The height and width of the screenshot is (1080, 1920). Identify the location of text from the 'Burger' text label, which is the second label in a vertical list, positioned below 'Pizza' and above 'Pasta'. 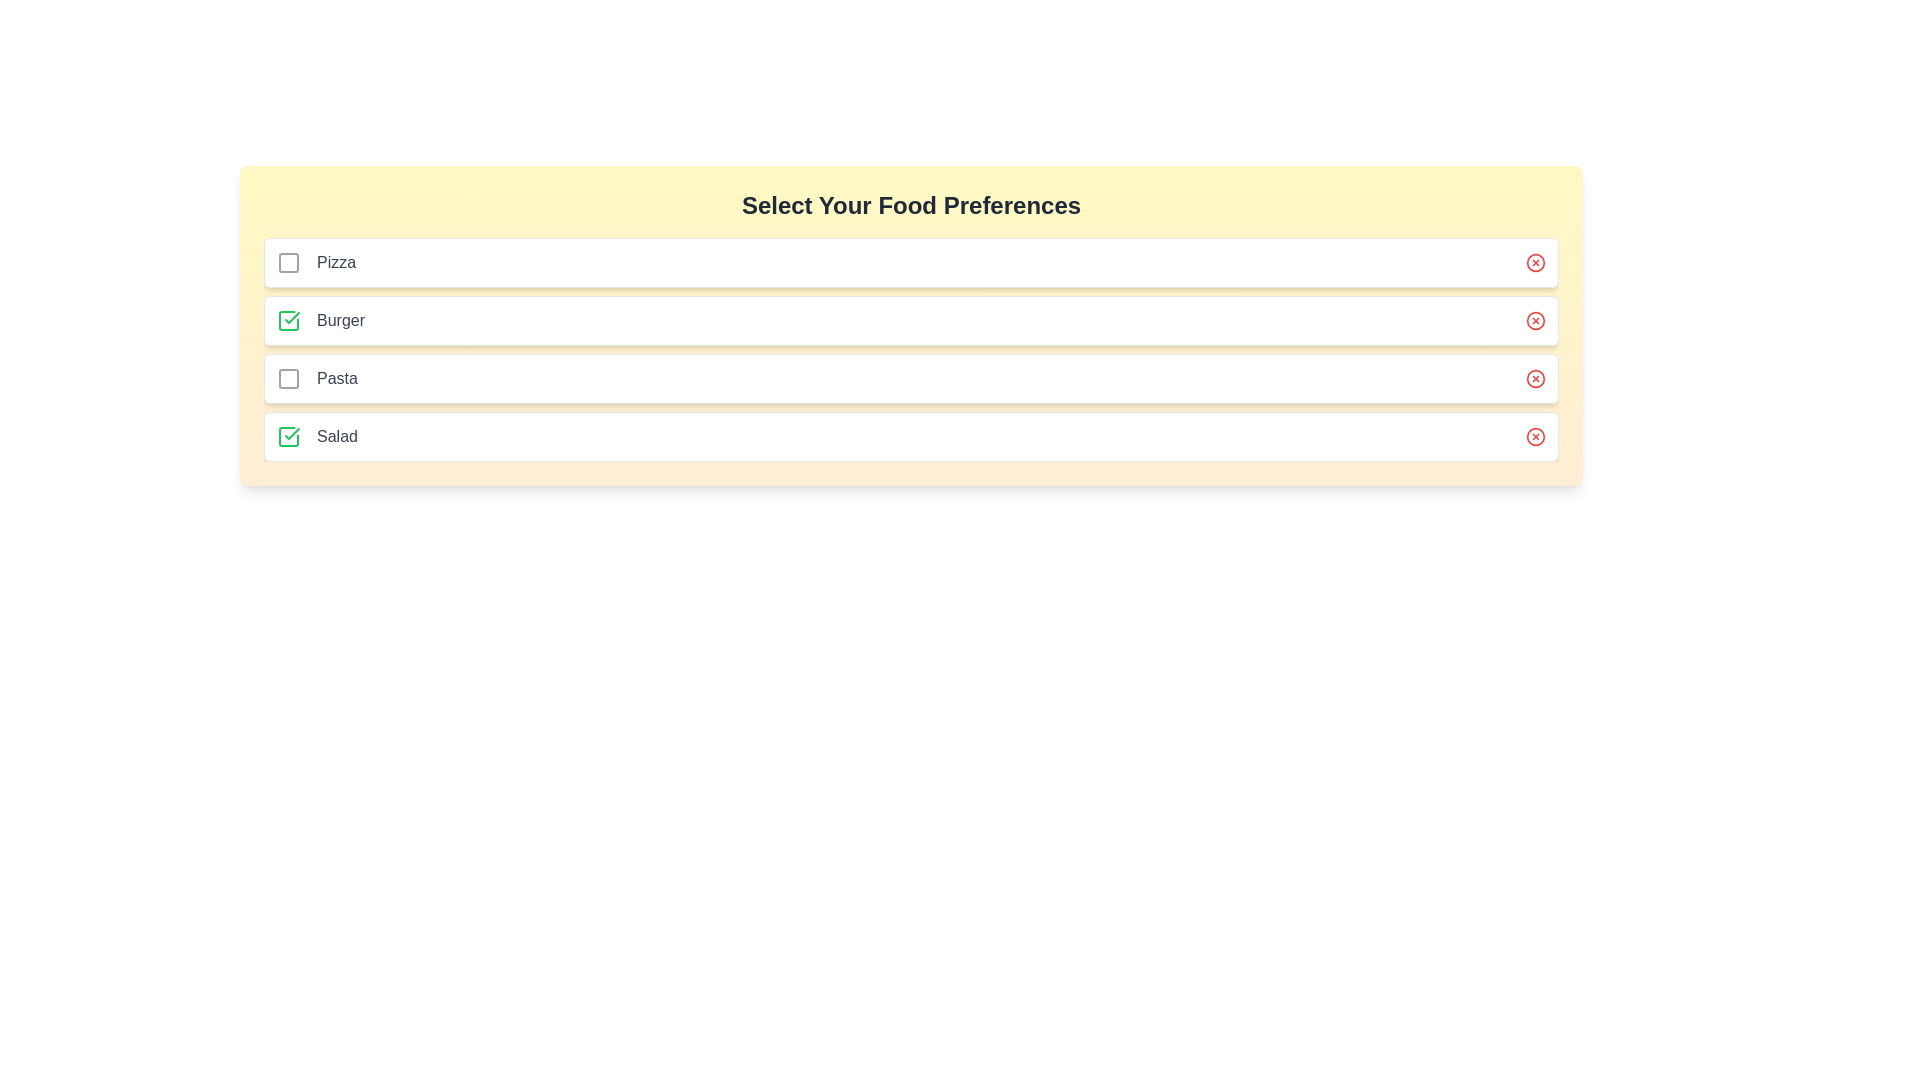
(340, 319).